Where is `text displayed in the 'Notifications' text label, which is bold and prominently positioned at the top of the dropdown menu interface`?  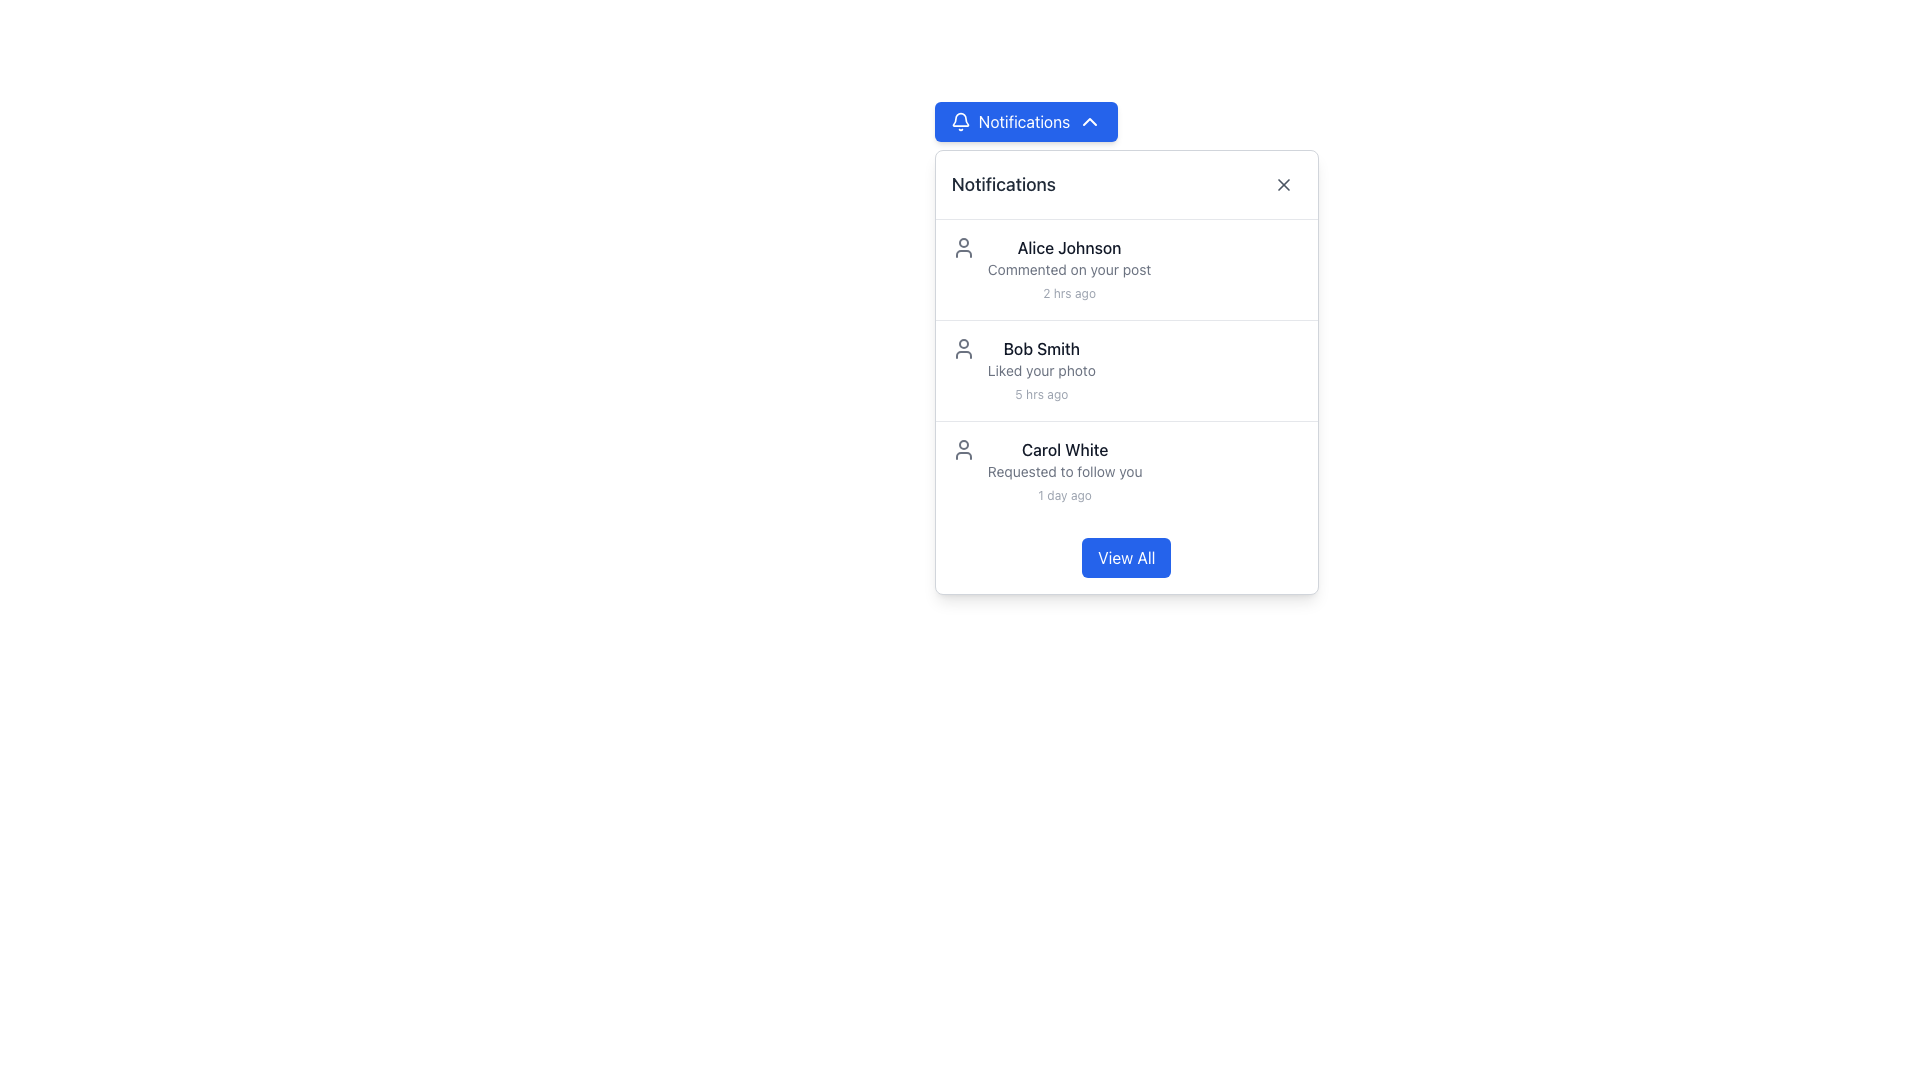 text displayed in the 'Notifications' text label, which is bold and prominently positioned at the top of the dropdown menu interface is located at coordinates (1003, 185).